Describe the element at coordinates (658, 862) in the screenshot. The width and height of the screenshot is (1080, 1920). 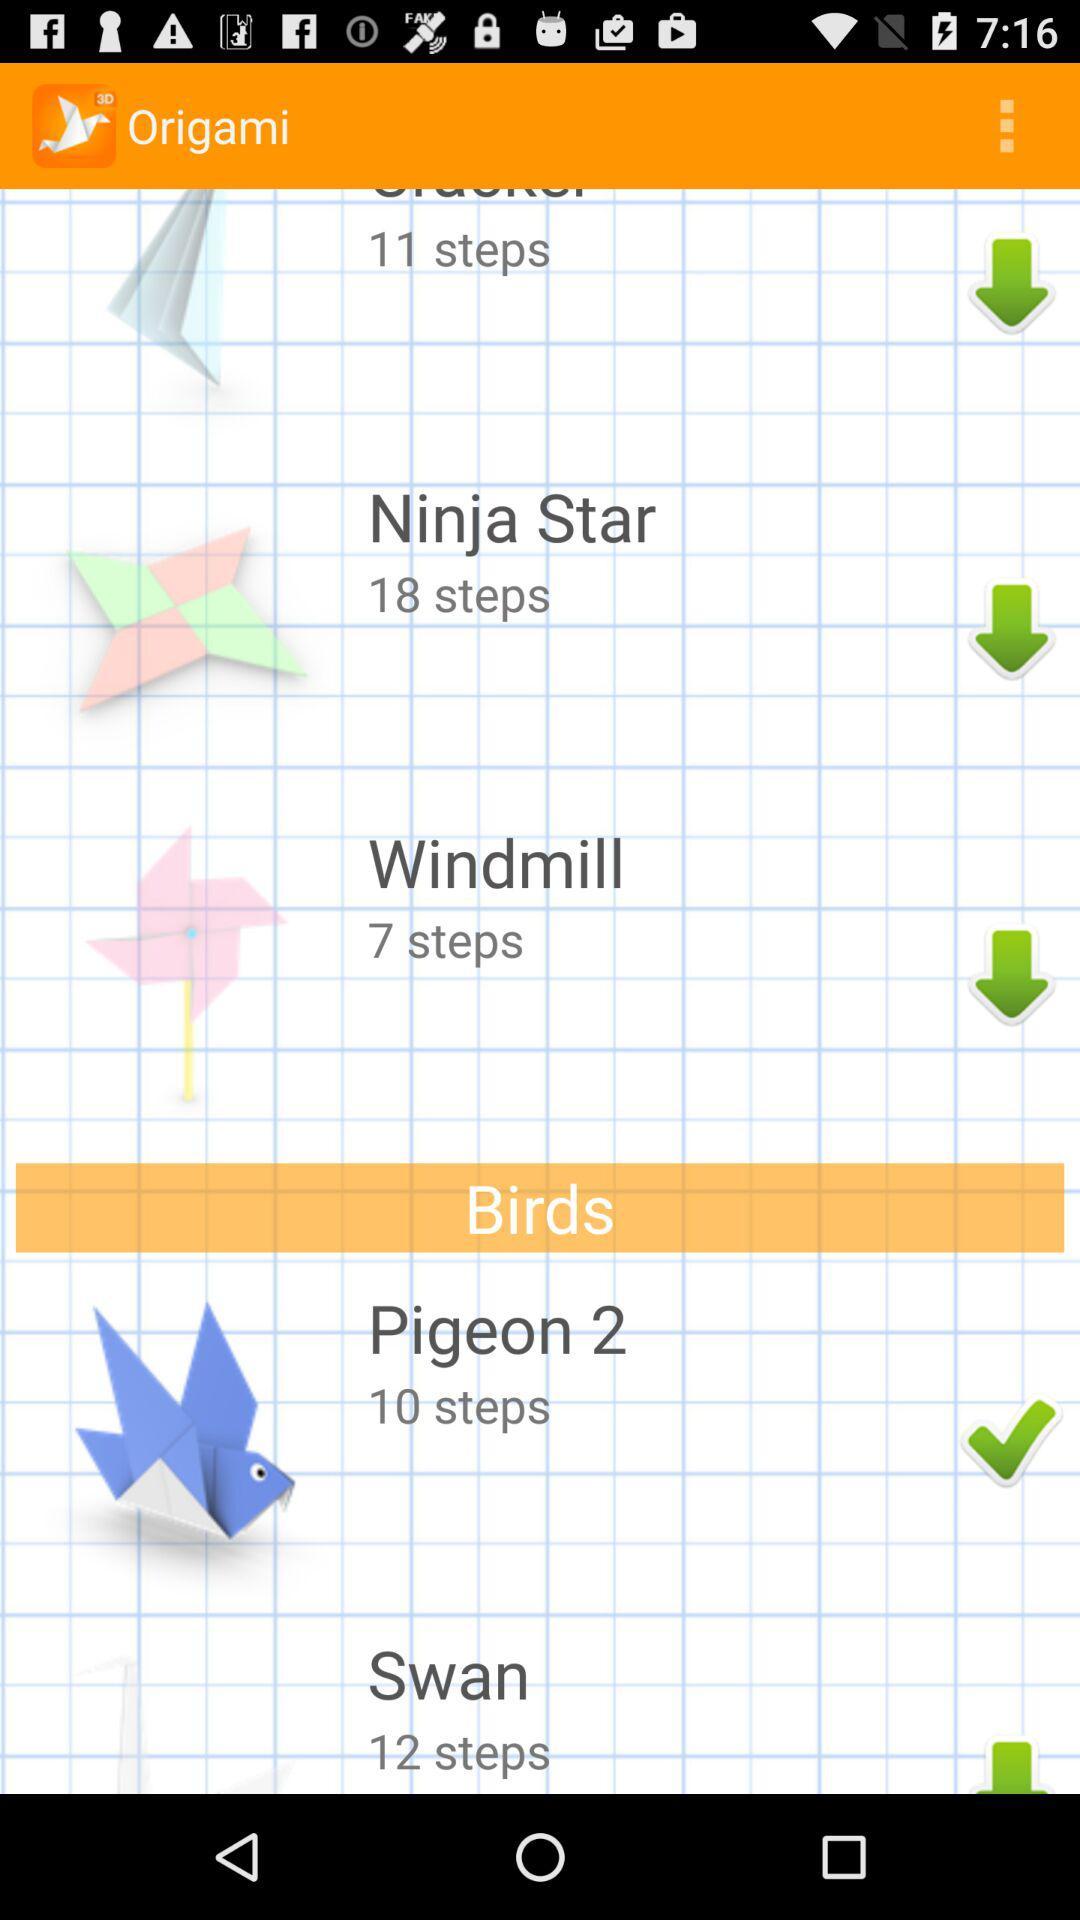
I see `the windmill icon` at that location.